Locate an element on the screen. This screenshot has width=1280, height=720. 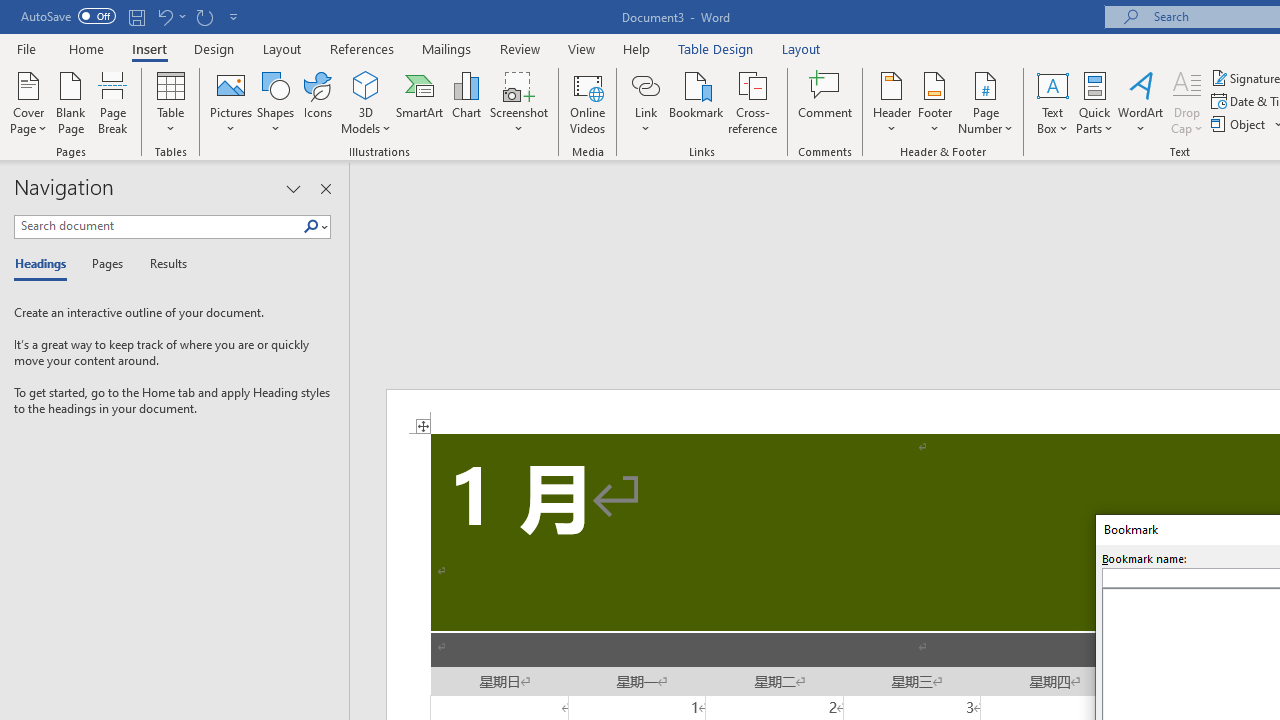
'Link' is located at coordinates (645, 84).